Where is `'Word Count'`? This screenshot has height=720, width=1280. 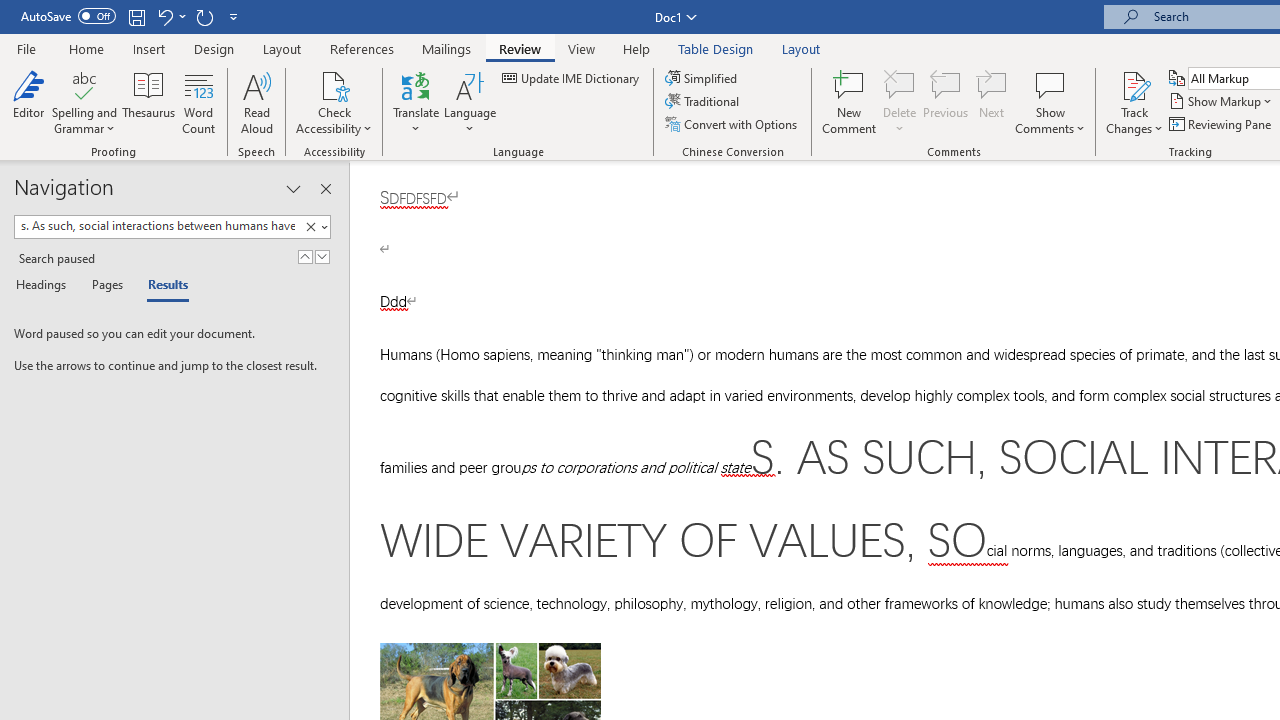 'Word Count' is located at coordinates (199, 103).